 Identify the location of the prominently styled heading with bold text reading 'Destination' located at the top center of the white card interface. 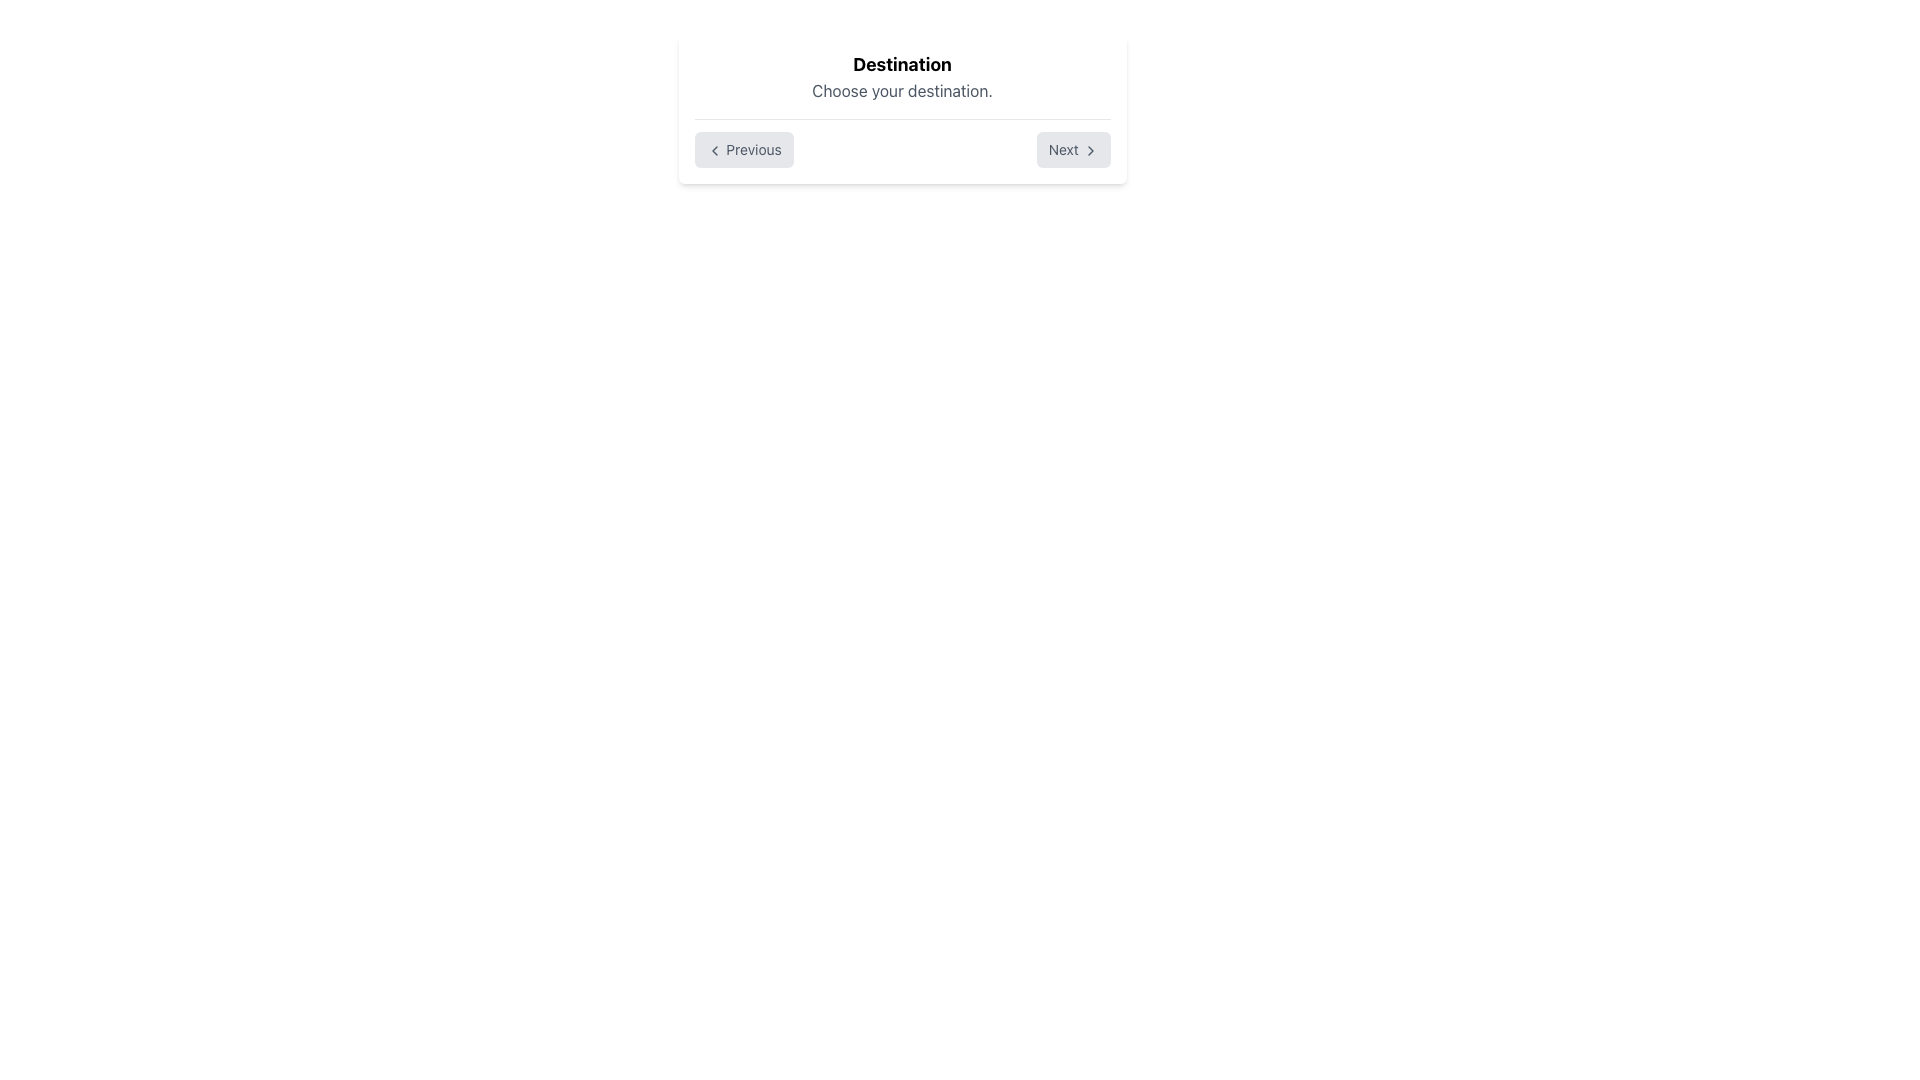
(901, 64).